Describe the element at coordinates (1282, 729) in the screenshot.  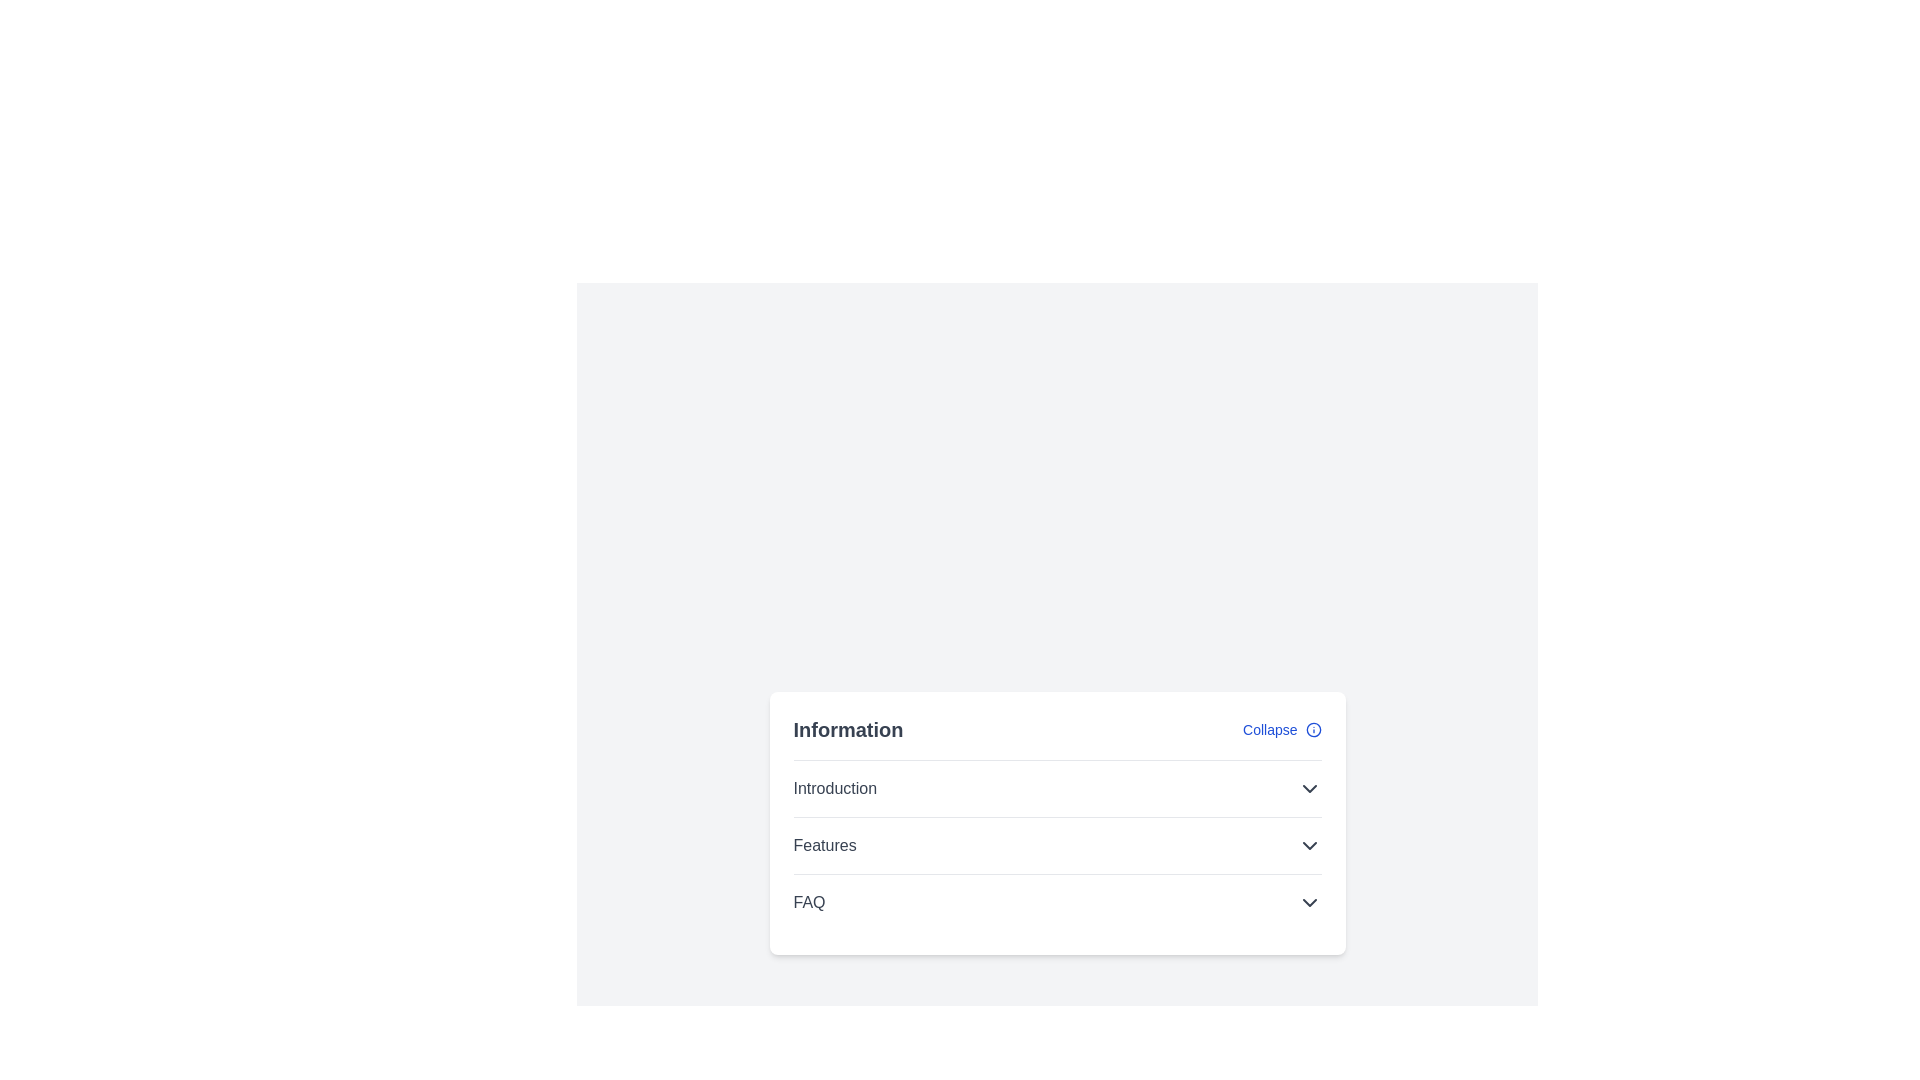
I see `the 'Collapse' hyperlink styled in blue text with an information icon on its right side, located in the upper-right corner of the 'Information' section` at that location.